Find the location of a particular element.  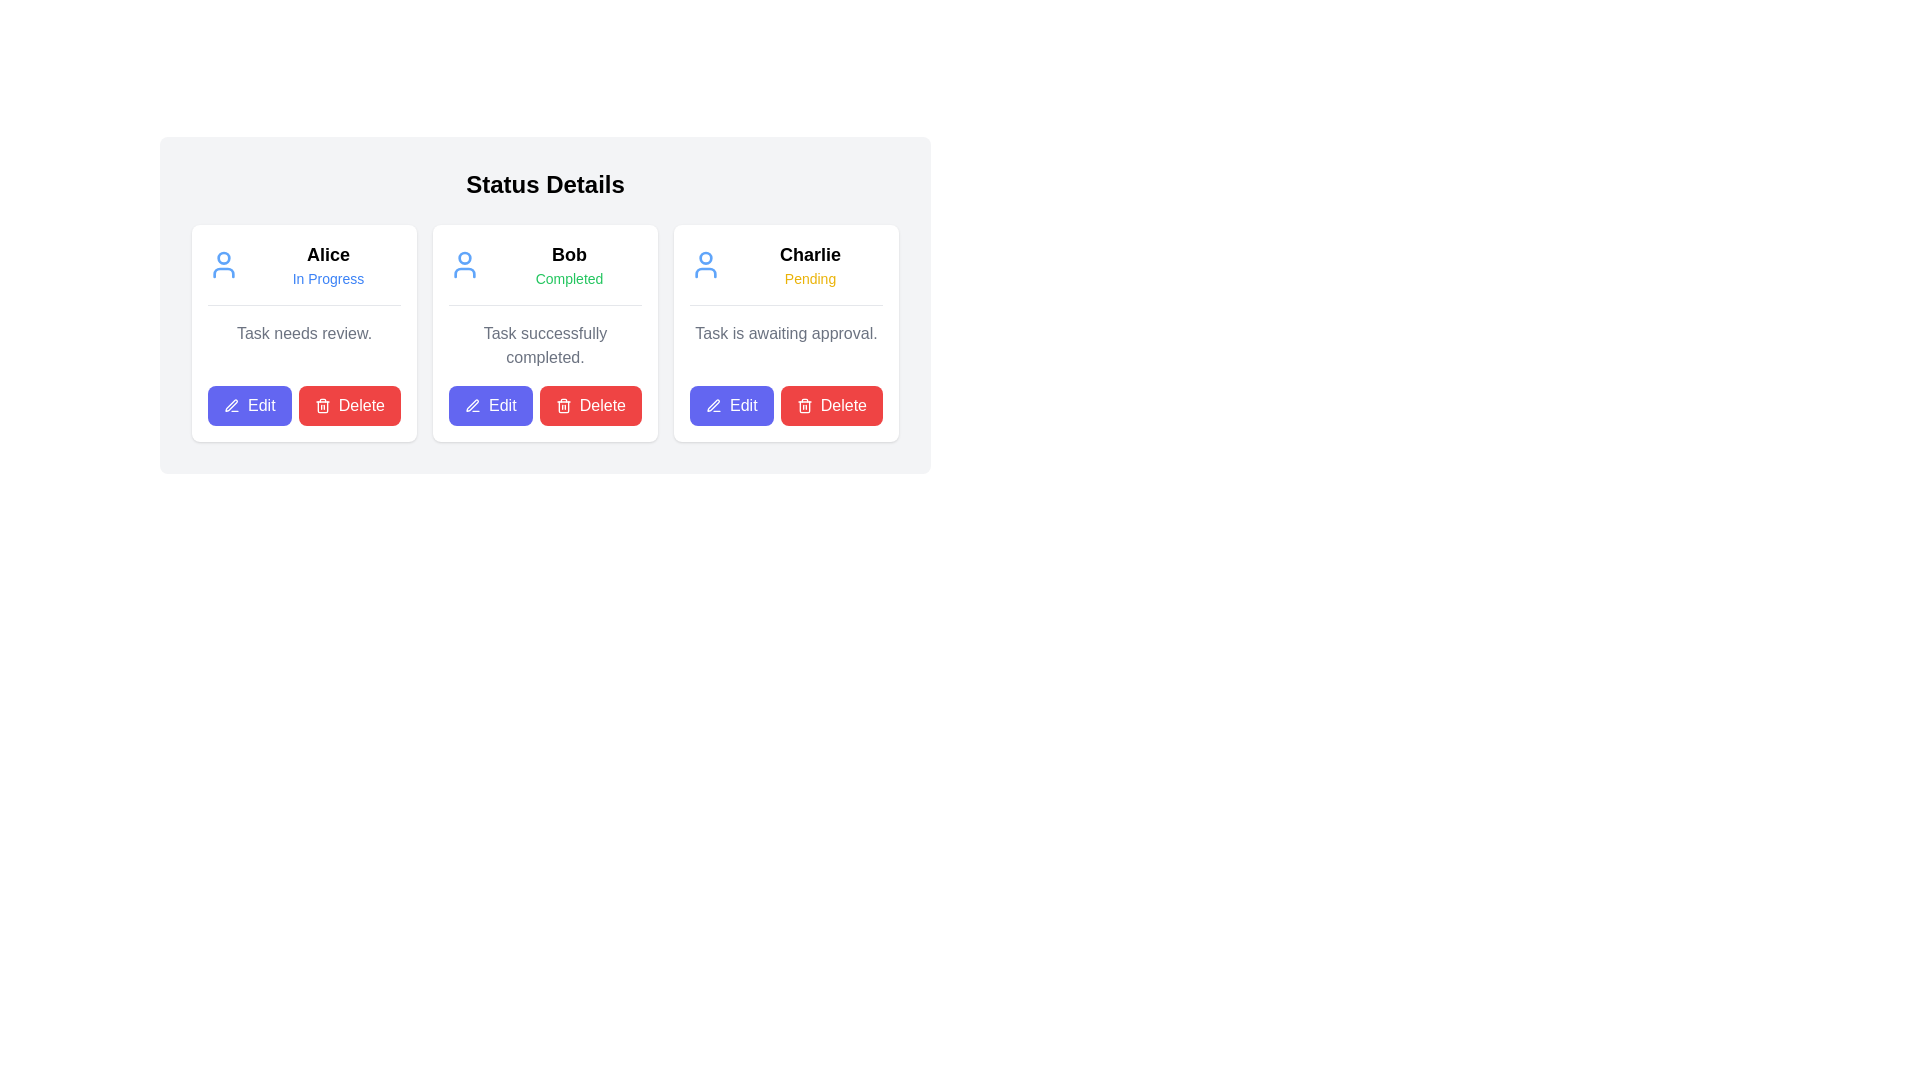

the title label for 'Charlie' located at the top of the rightmost card in the horizontal arrangement of cards, positioned under the 'Status Details' heading is located at coordinates (810, 253).